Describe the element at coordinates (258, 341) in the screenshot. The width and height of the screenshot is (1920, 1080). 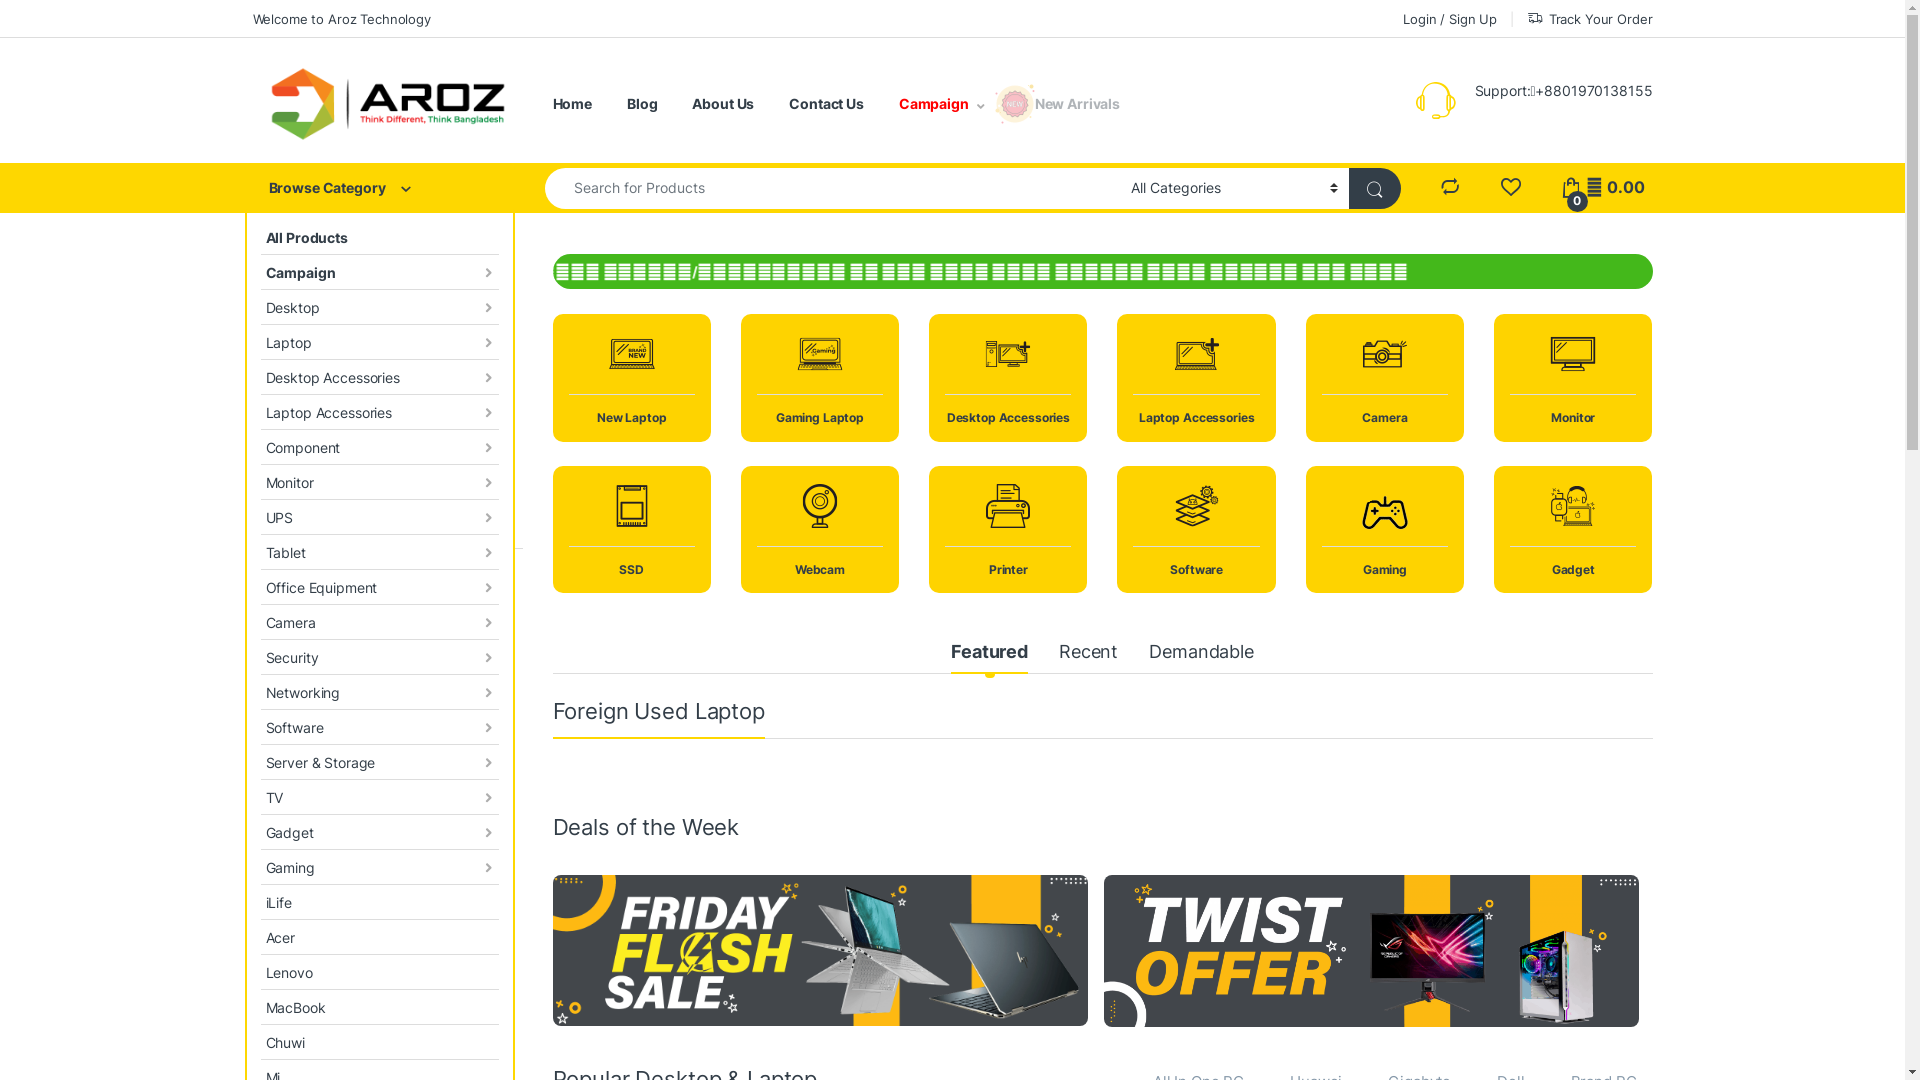
I see `'Laptop'` at that location.